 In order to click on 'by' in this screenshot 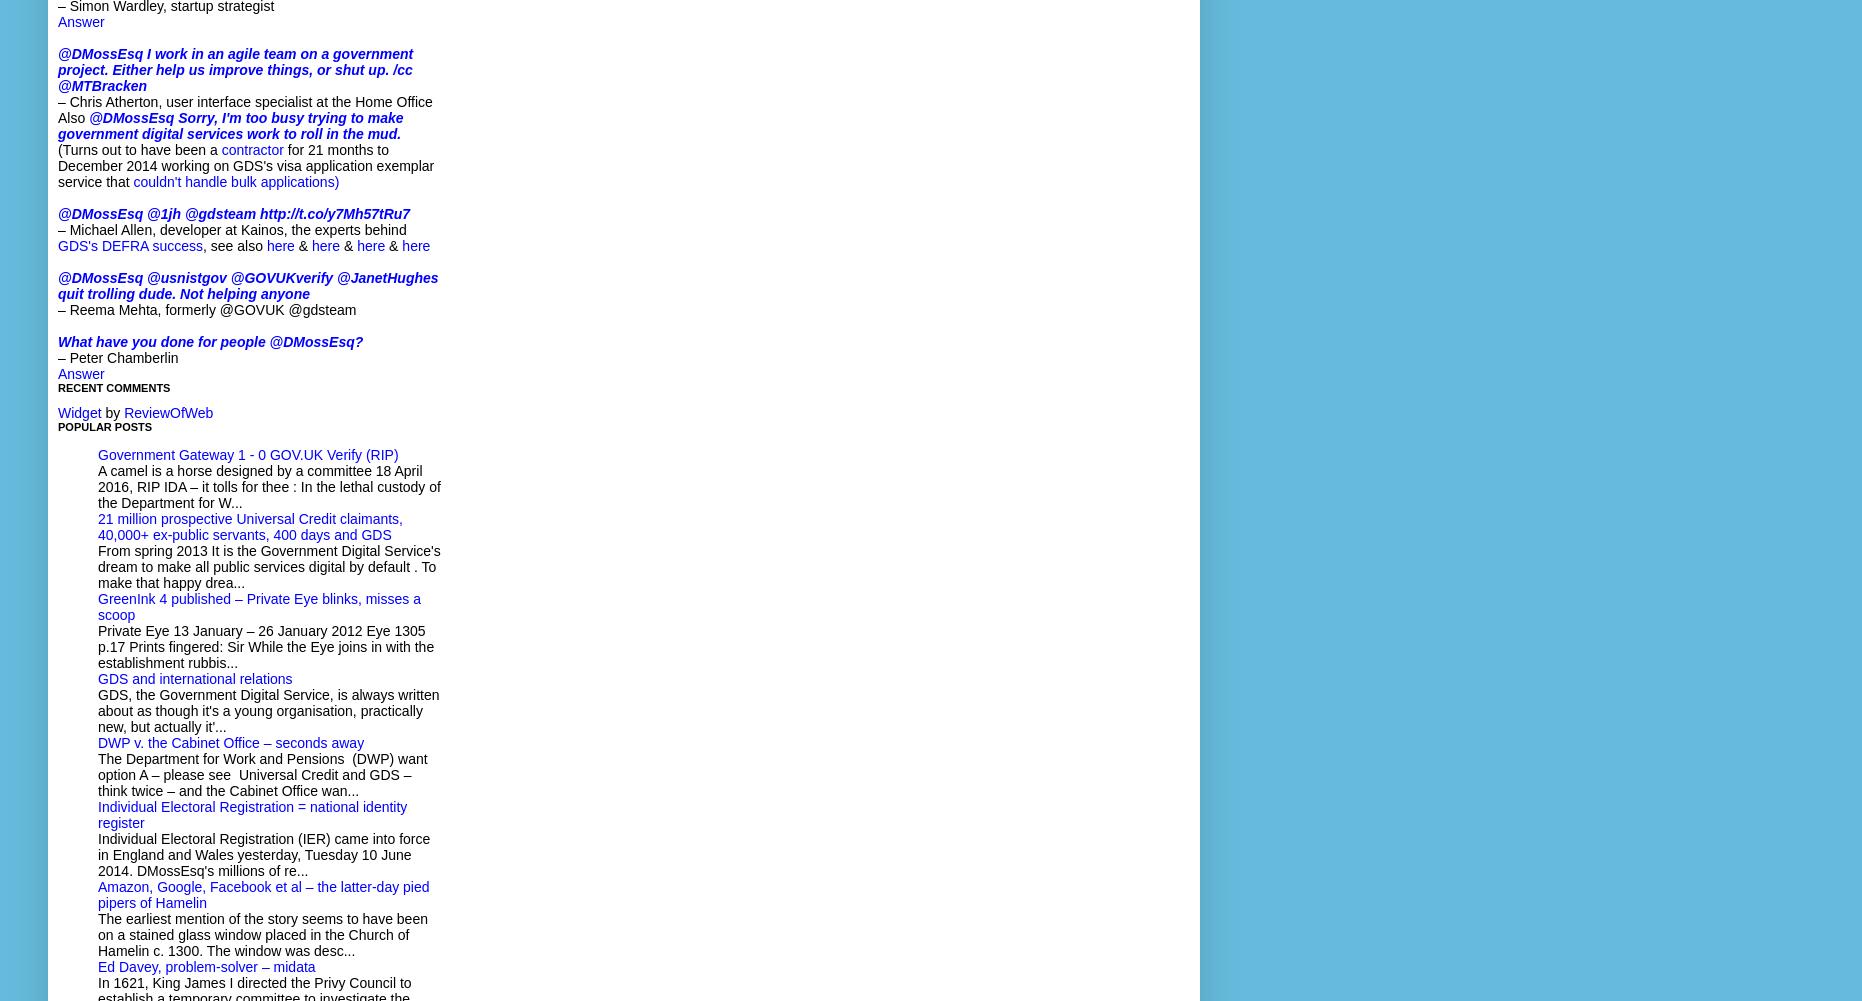, I will do `click(105, 412)`.